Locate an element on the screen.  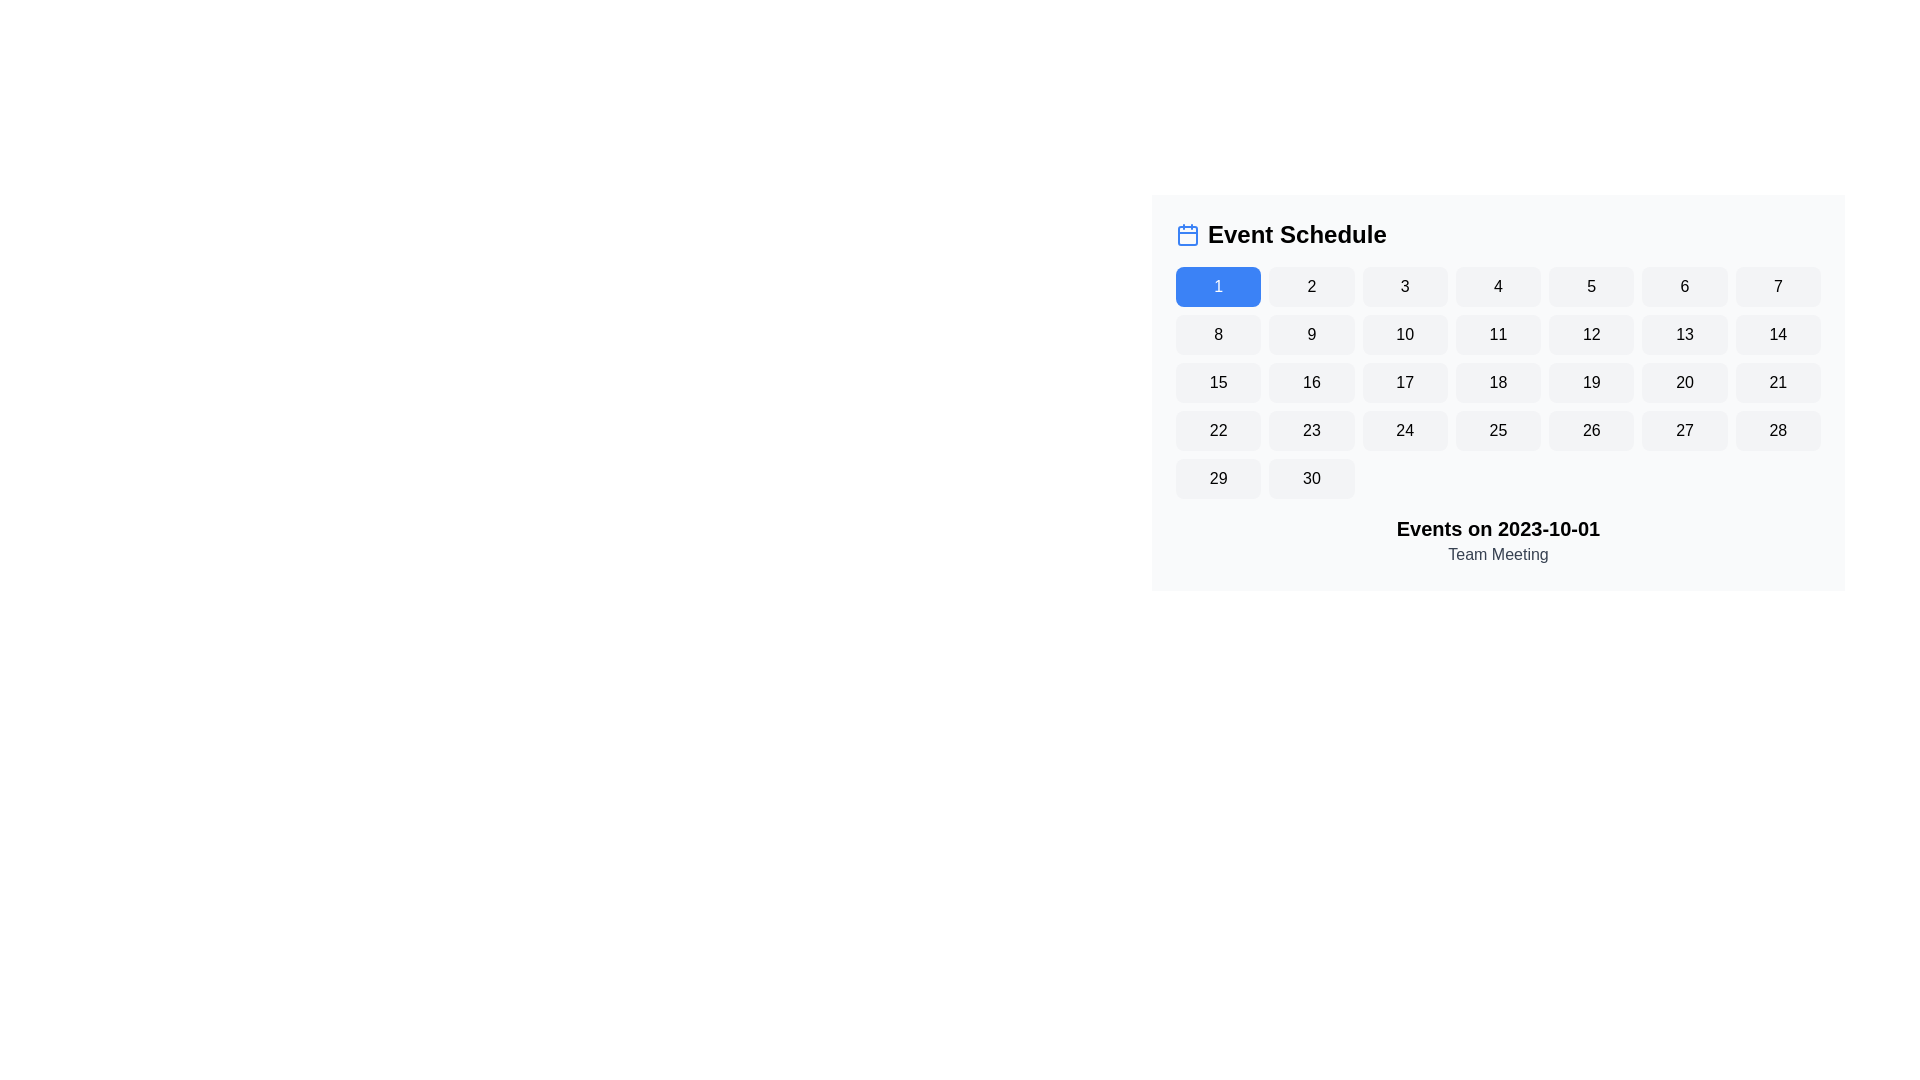
the button representing the first day of the month in the calendar grid is located at coordinates (1217, 286).